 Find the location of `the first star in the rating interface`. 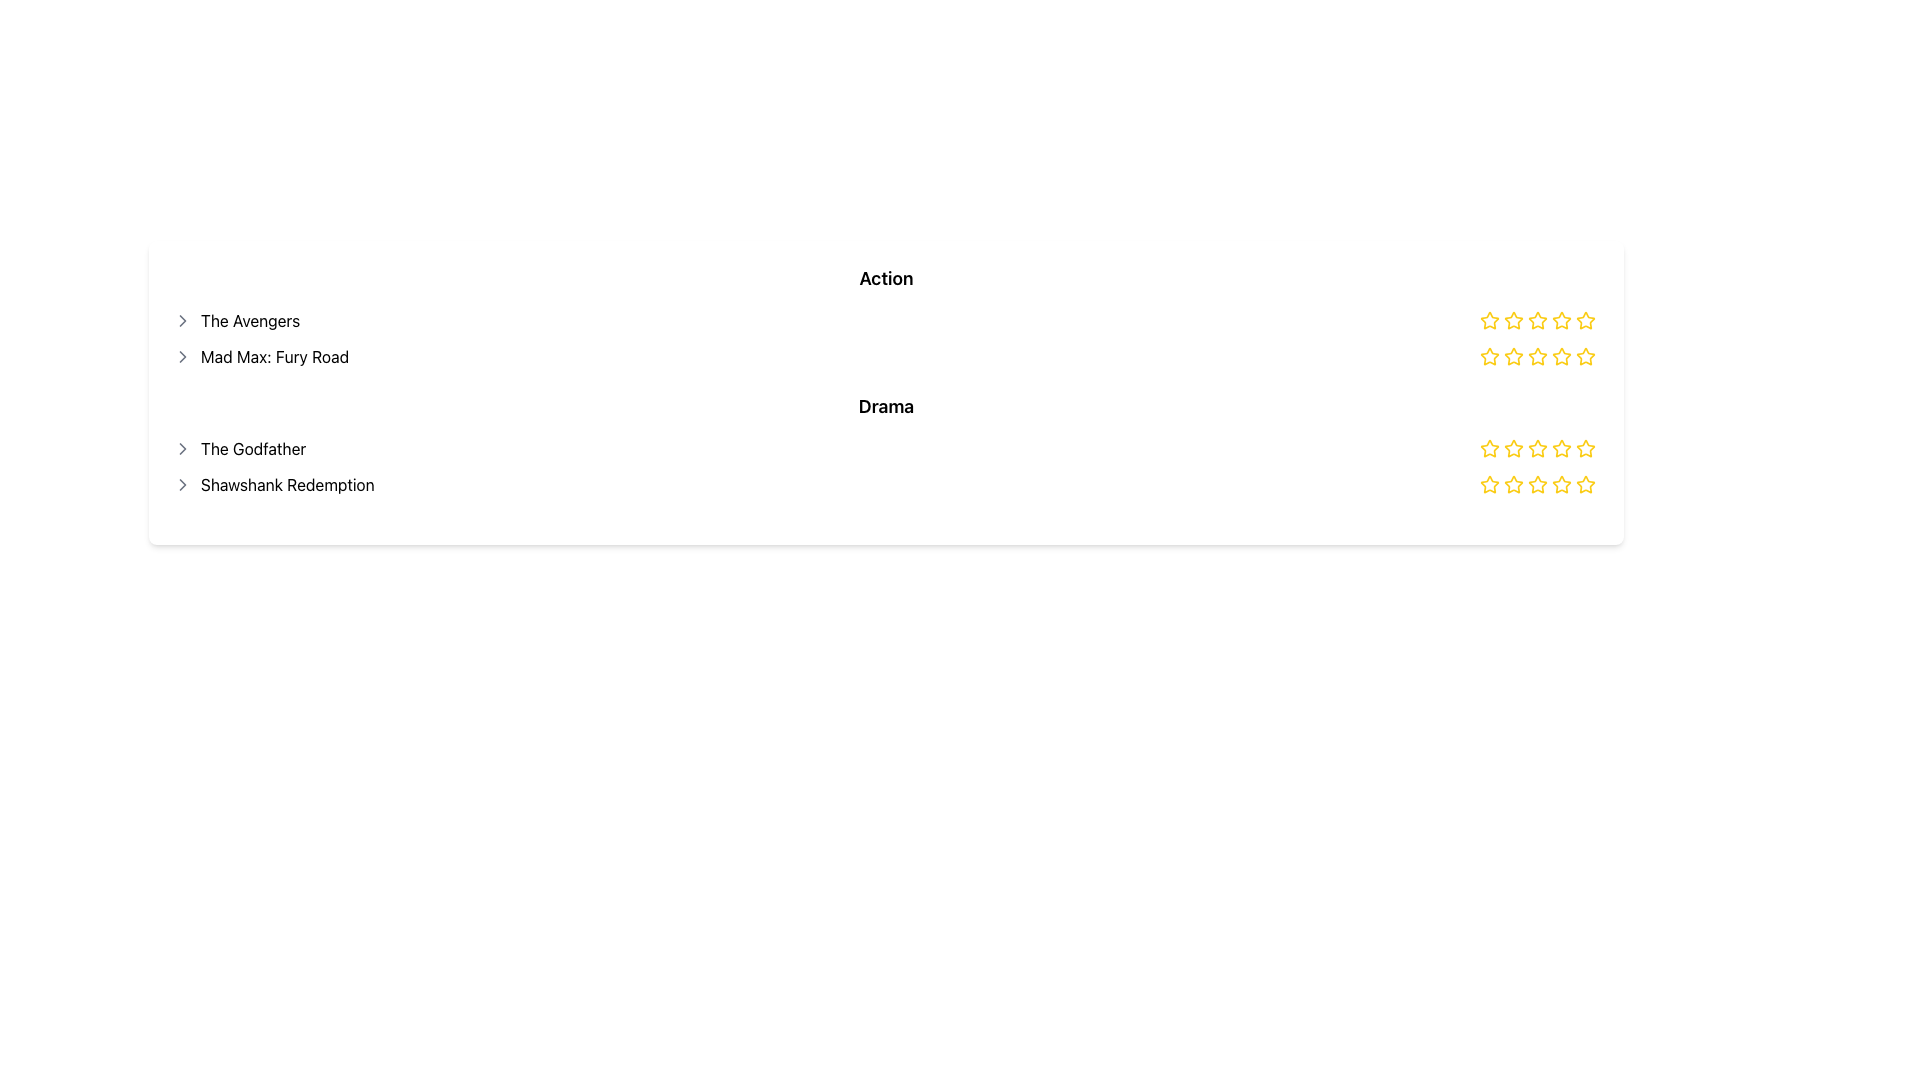

the first star in the rating interface is located at coordinates (1489, 319).